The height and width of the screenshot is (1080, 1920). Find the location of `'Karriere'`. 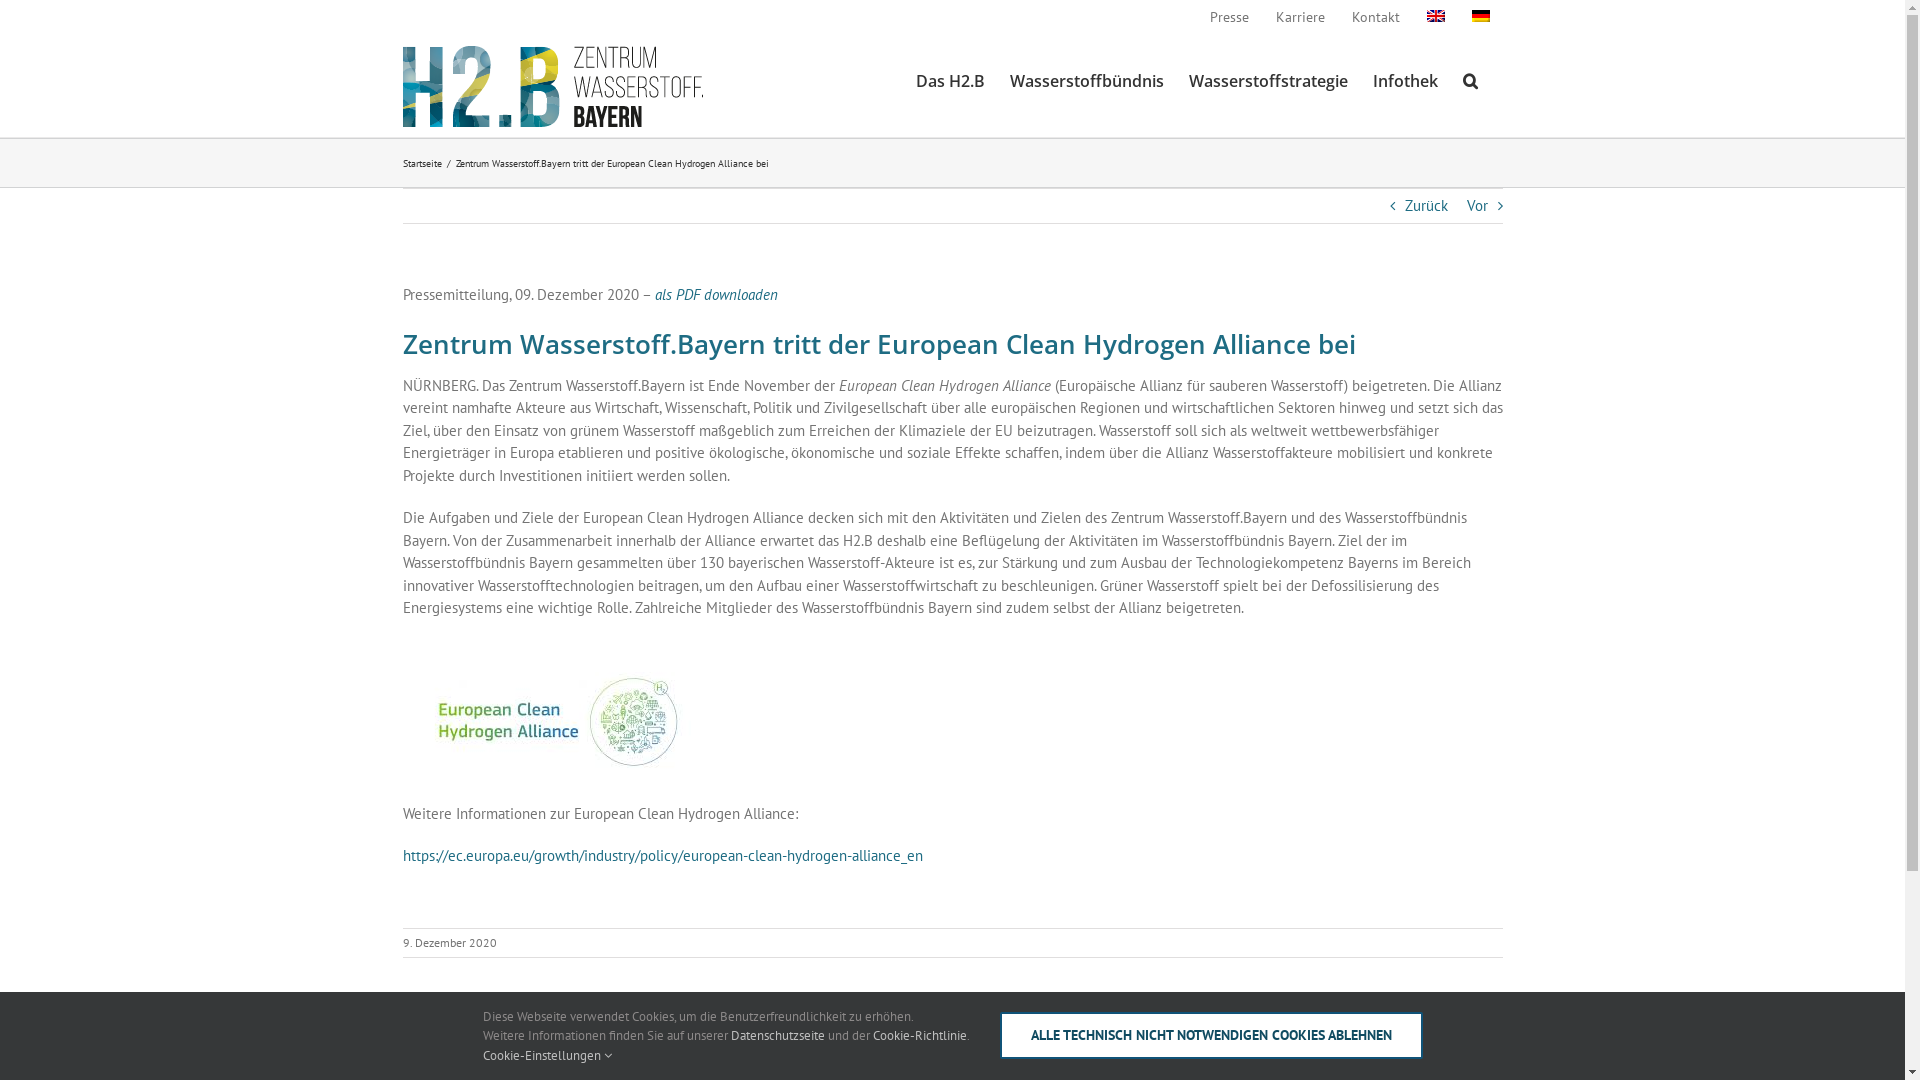

'Karriere' is located at coordinates (1299, 17).